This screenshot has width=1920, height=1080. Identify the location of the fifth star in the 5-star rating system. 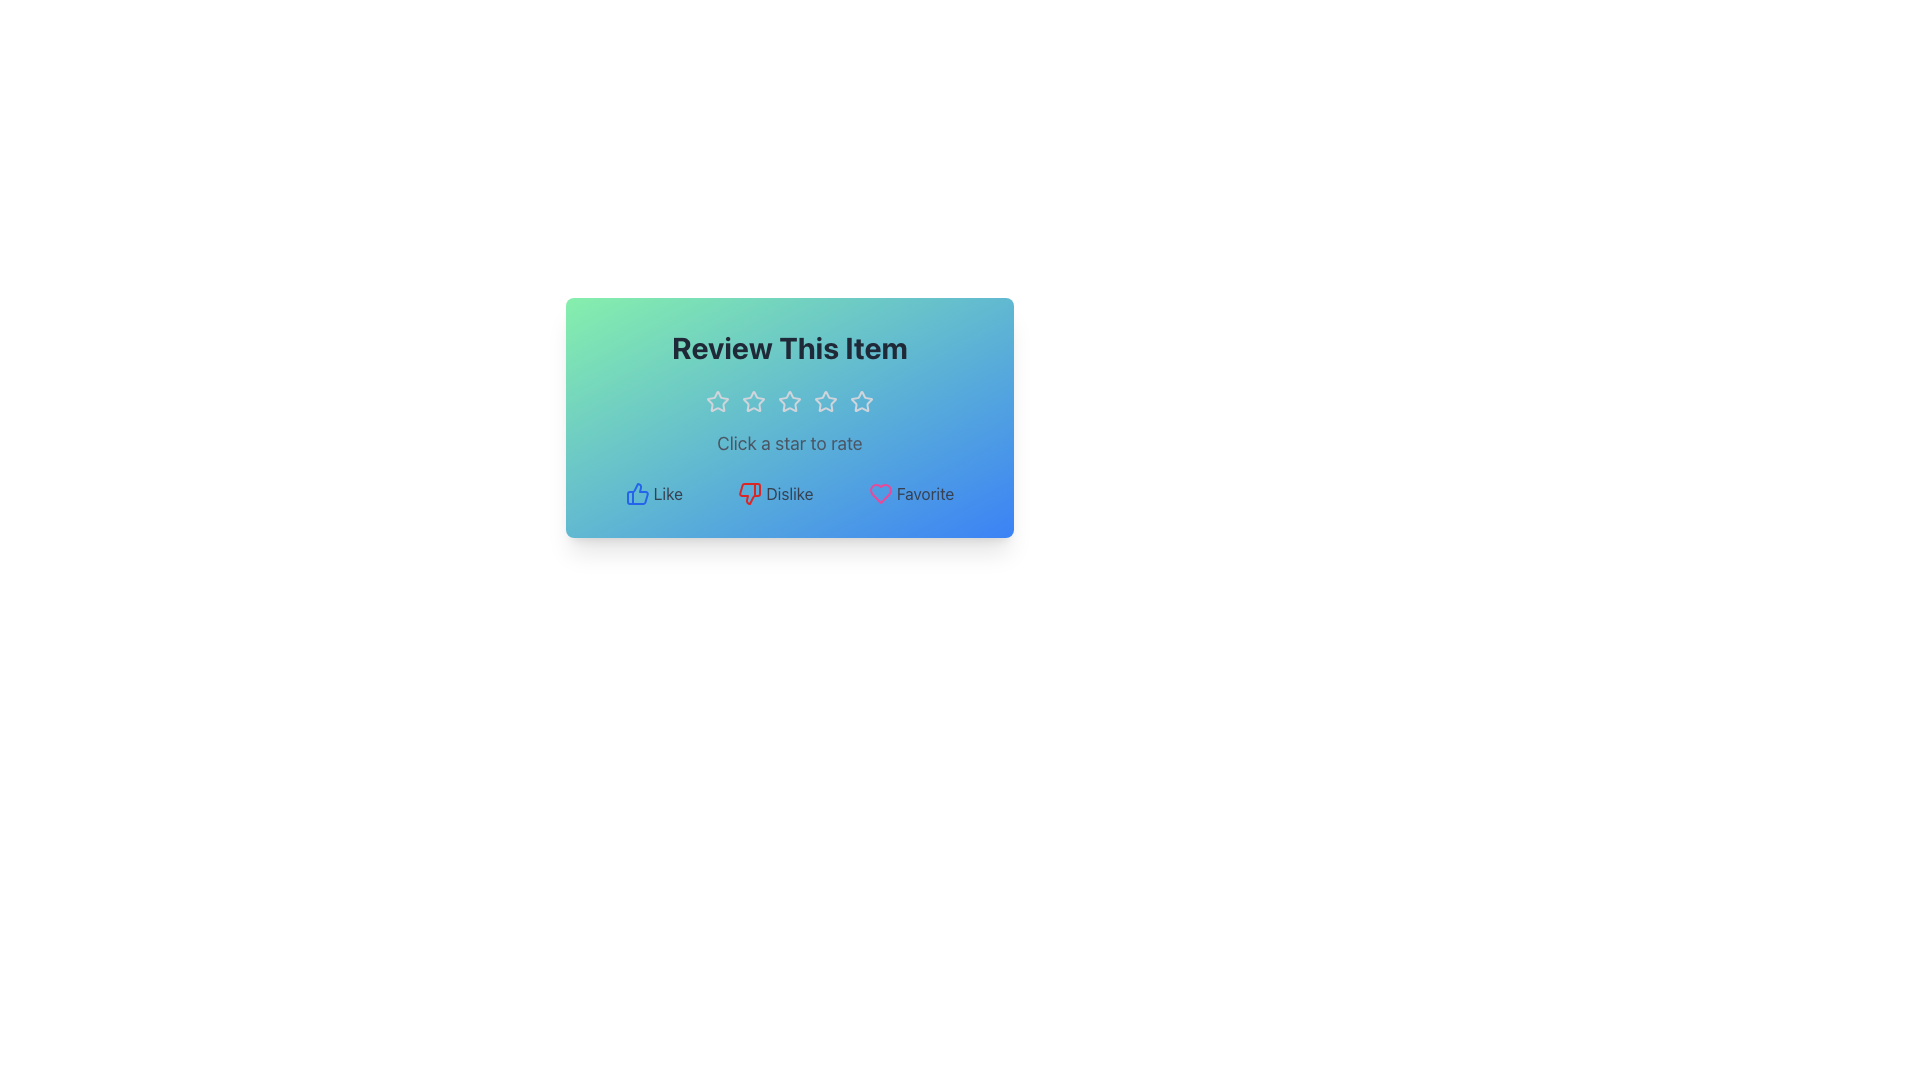
(862, 401).